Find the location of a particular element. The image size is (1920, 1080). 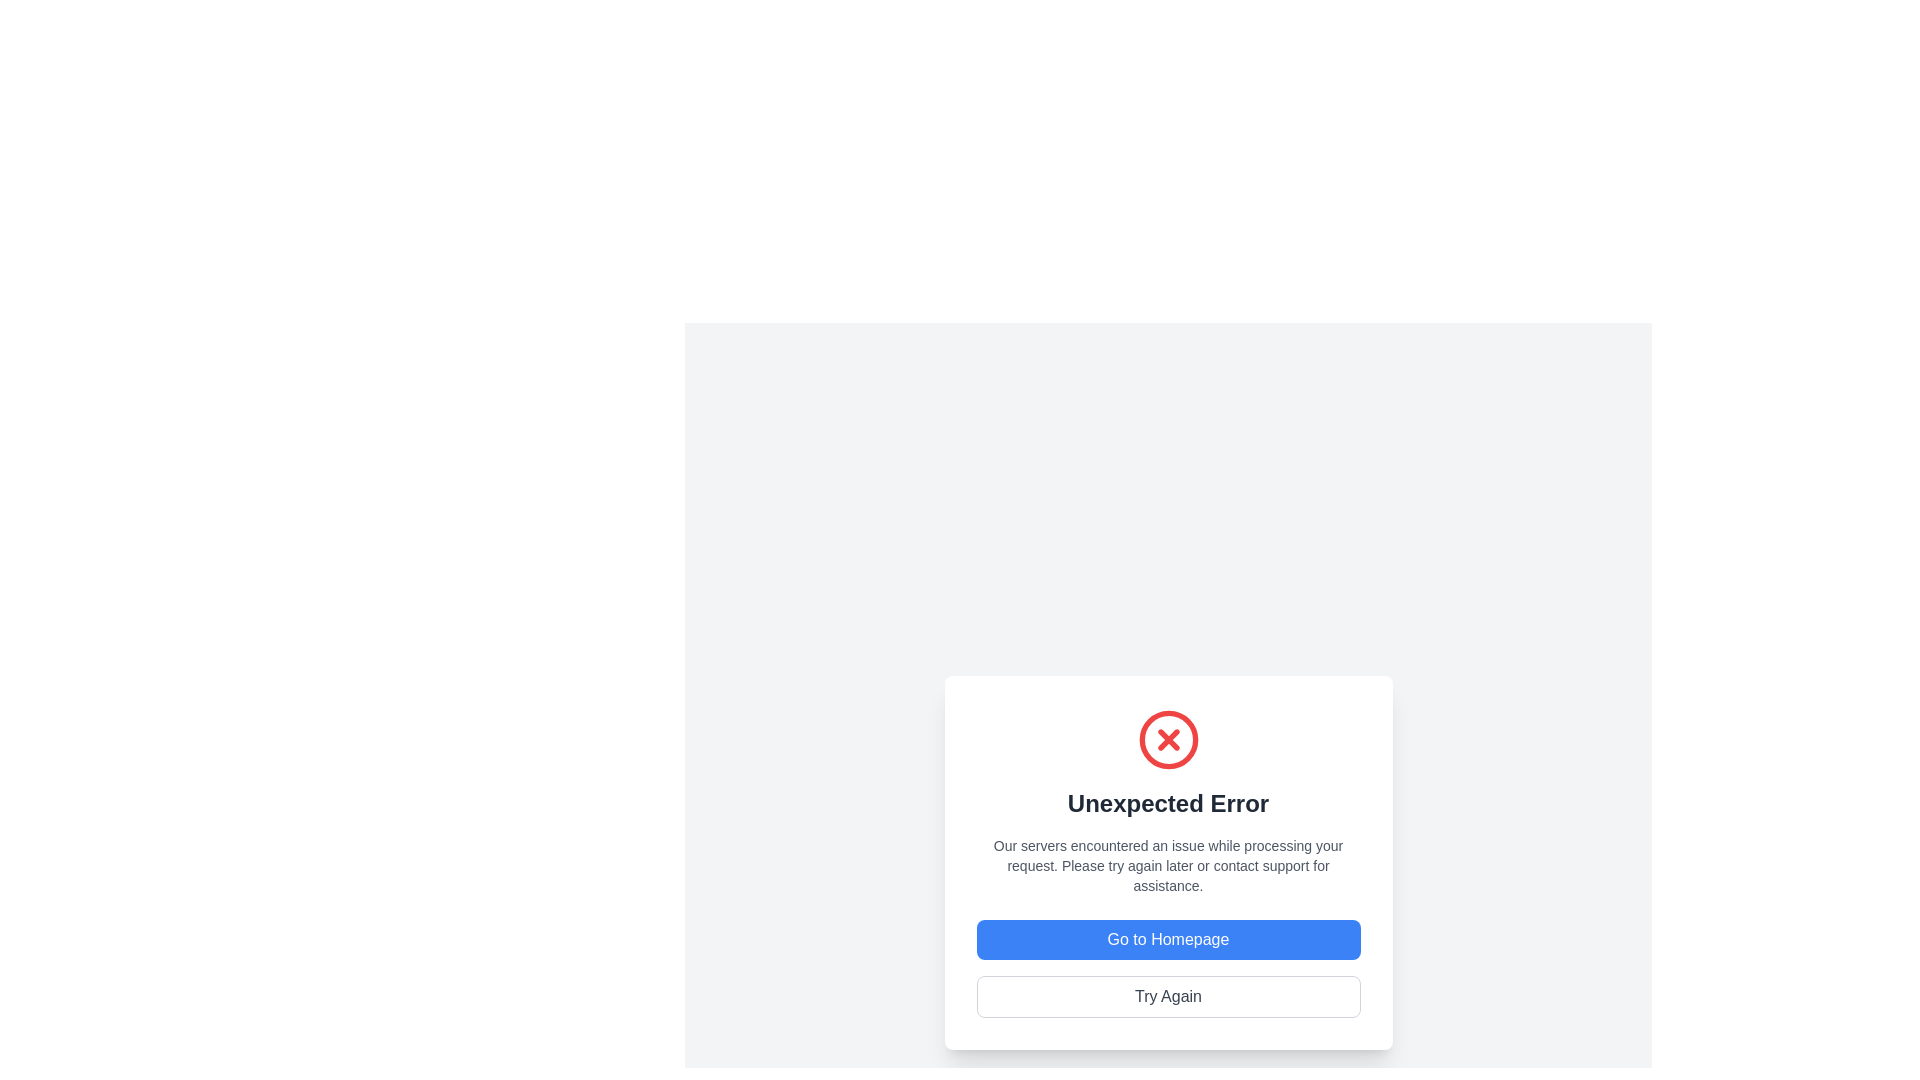

the error indicator icon located centrally above the text elements in the error message dialog box is located at coordinates (1168, 740).